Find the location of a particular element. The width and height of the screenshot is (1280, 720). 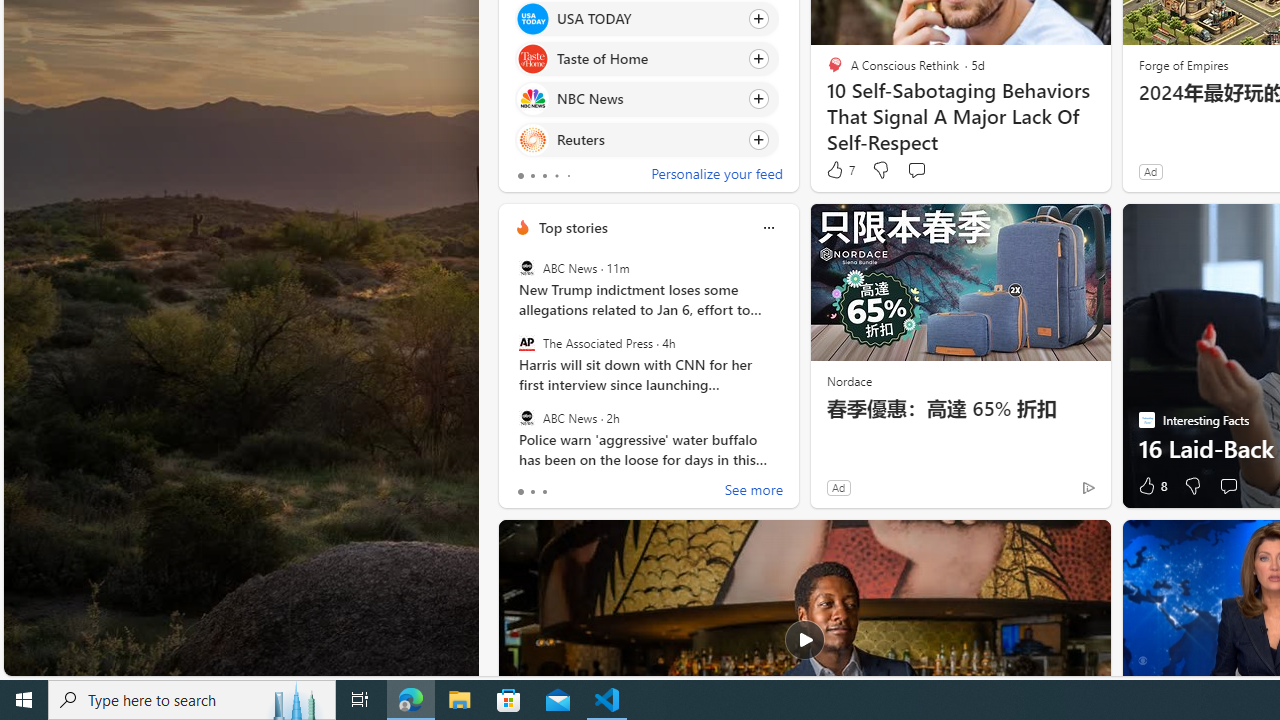

'tab-3' is located at coordinates (556, 175).